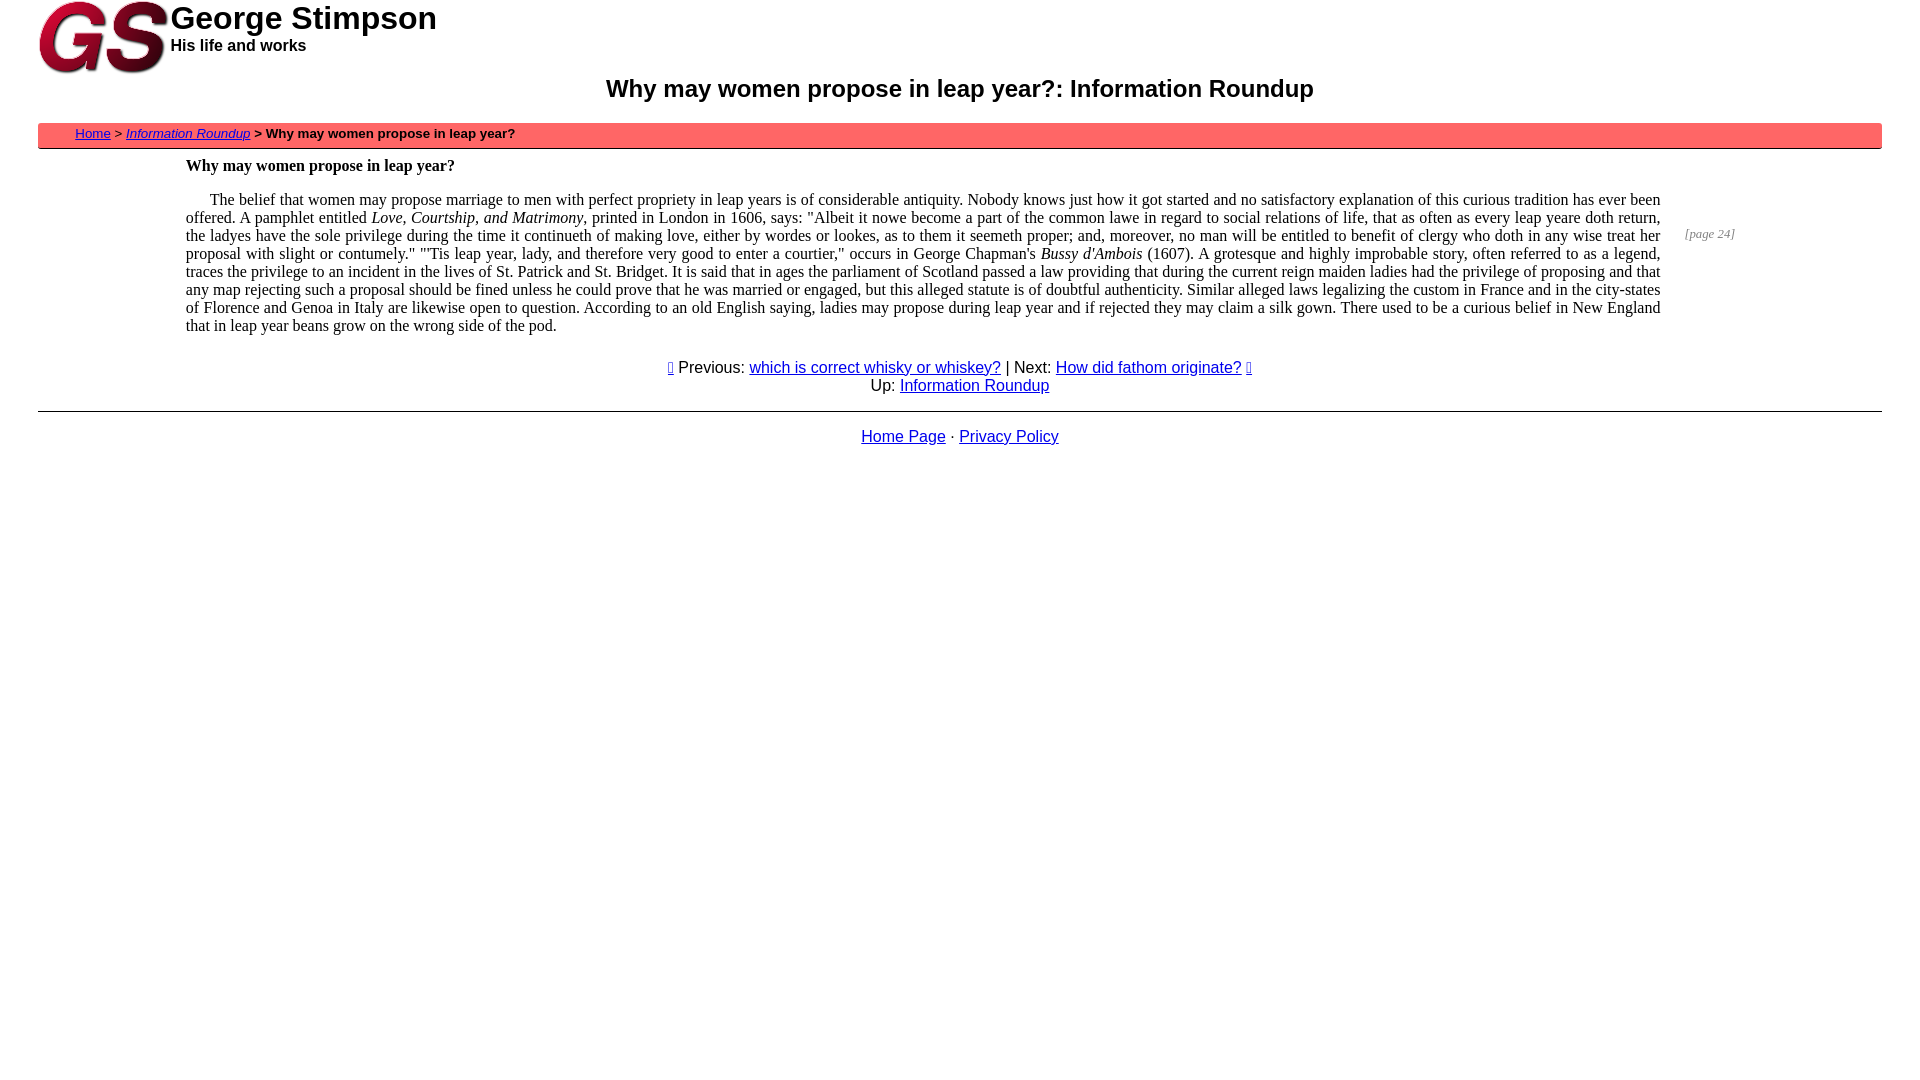 The width and height of the screenshot is (1920, 1080). What do you see at coordinates (874, 367) in the screenshot?
I see `'which is correct whisky or whiskey?'` at bounding box center [874, 367].